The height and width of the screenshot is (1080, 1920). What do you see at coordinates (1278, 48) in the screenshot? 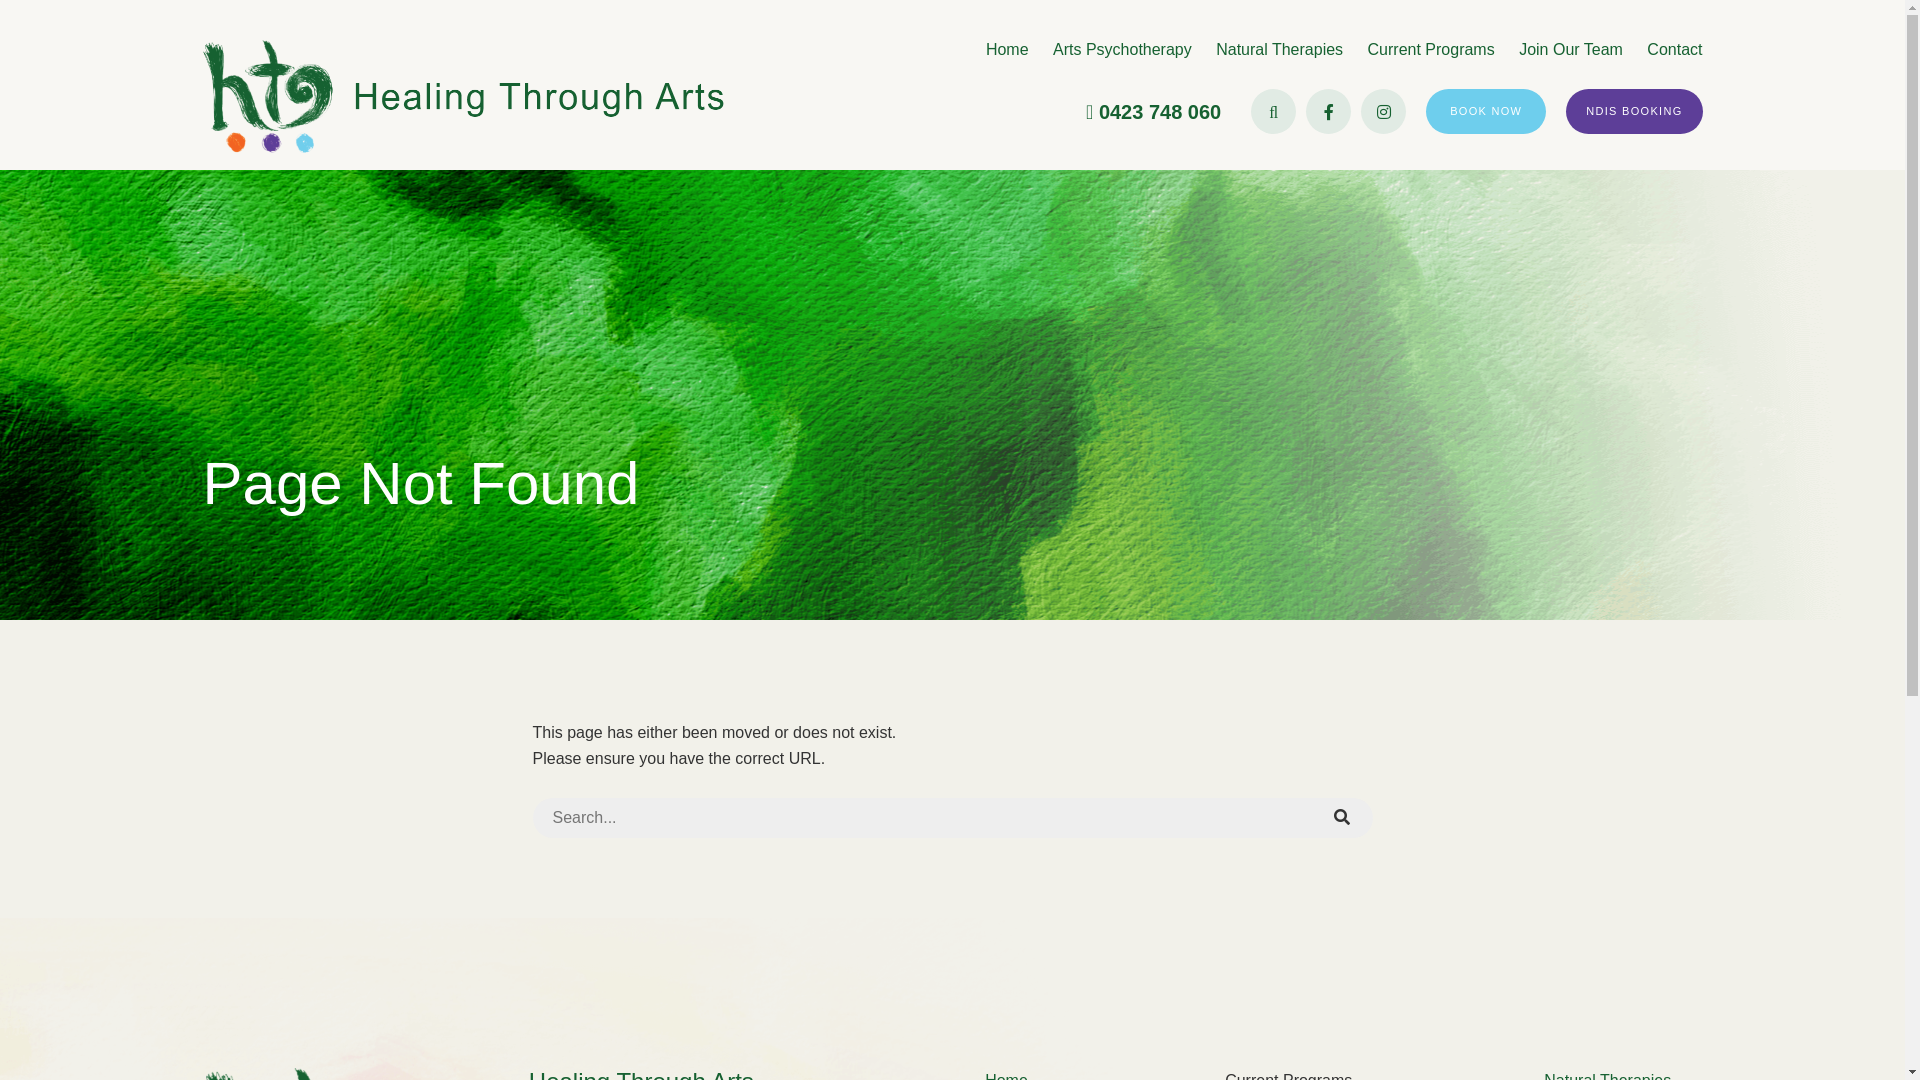
I see `'Natural Therapies'` at bounding box center [1278, 48].